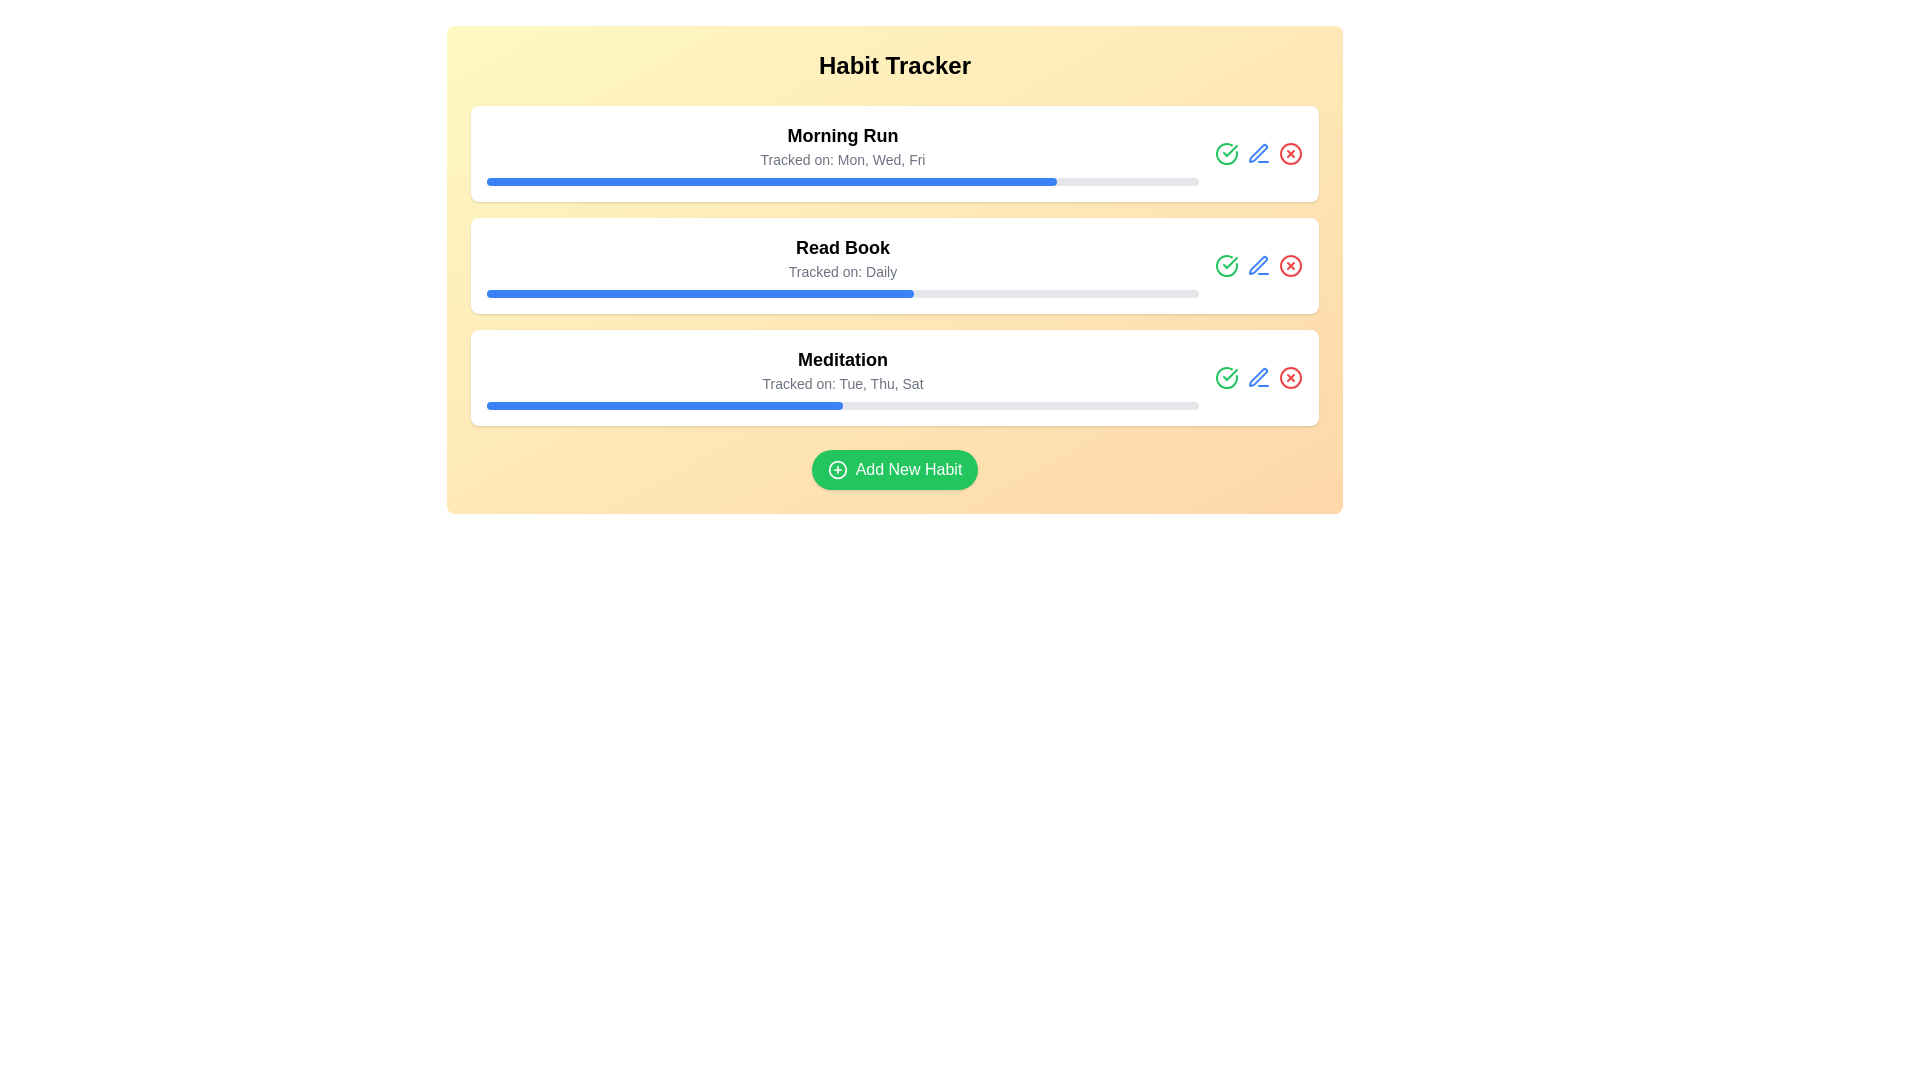 Image resolution: width=1920 pixels, height=1080 pixels. Describe the element at coordinates (588, 293) in the screenshot. I see `the progress bar` at that location.